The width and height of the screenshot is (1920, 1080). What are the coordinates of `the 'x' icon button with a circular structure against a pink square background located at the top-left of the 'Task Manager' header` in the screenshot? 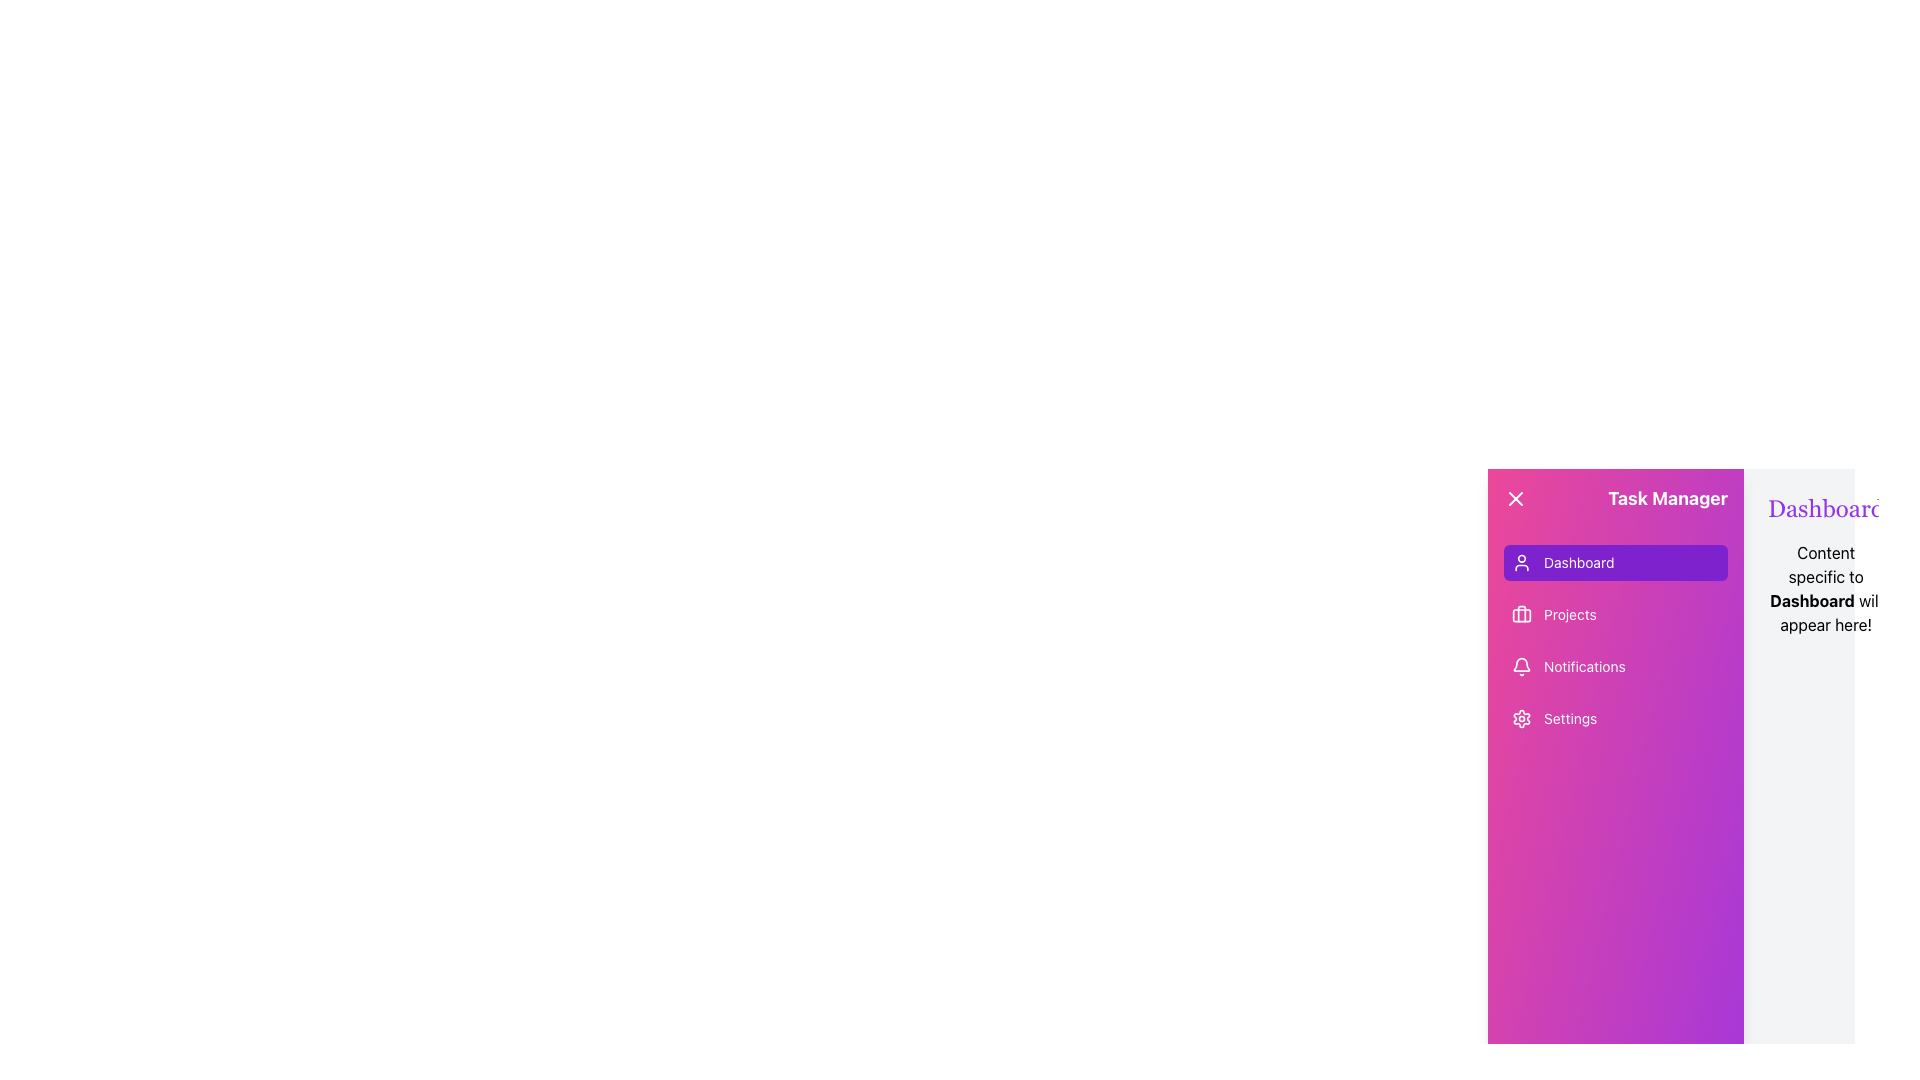 It's located at (1516, 497).